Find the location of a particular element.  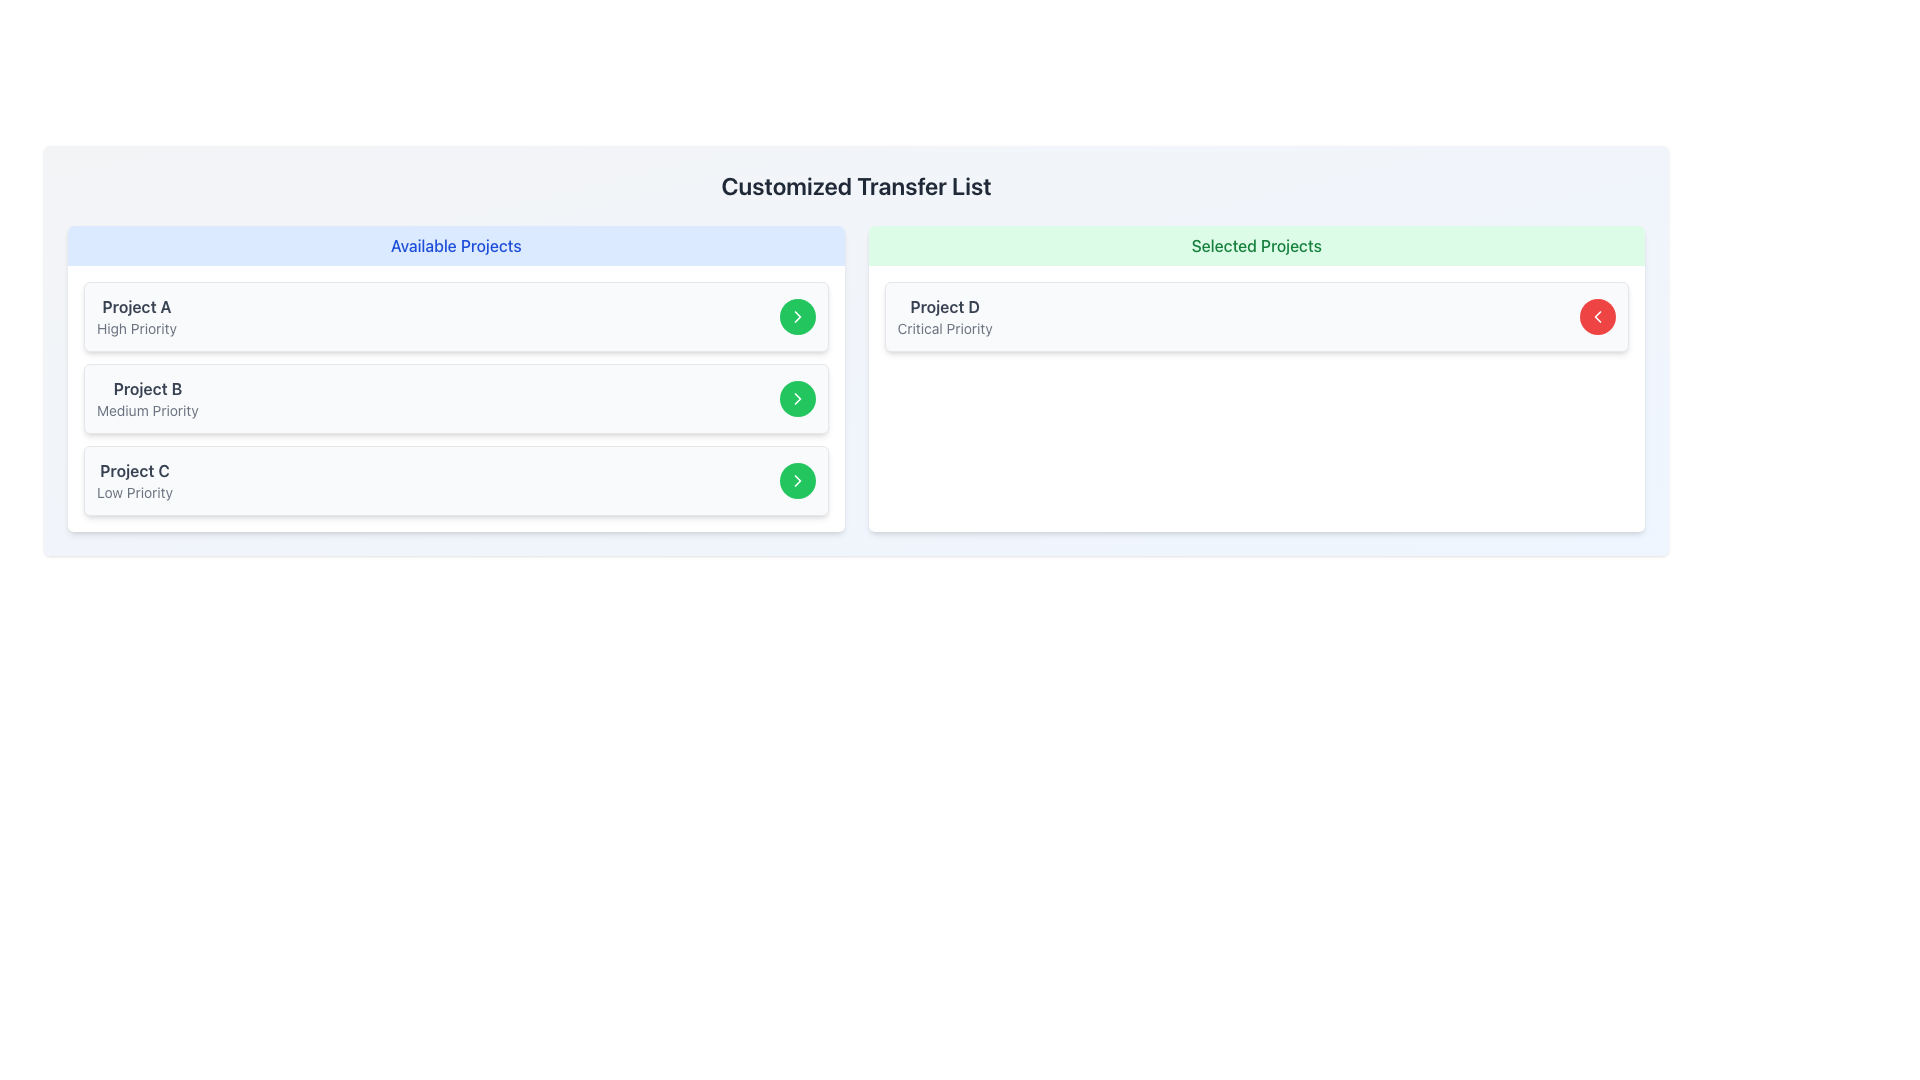

the right-pointing chevron icon within the green circular button associated with 'Project B' in the 'Available Projects' column is located at coordinates (796, 315).